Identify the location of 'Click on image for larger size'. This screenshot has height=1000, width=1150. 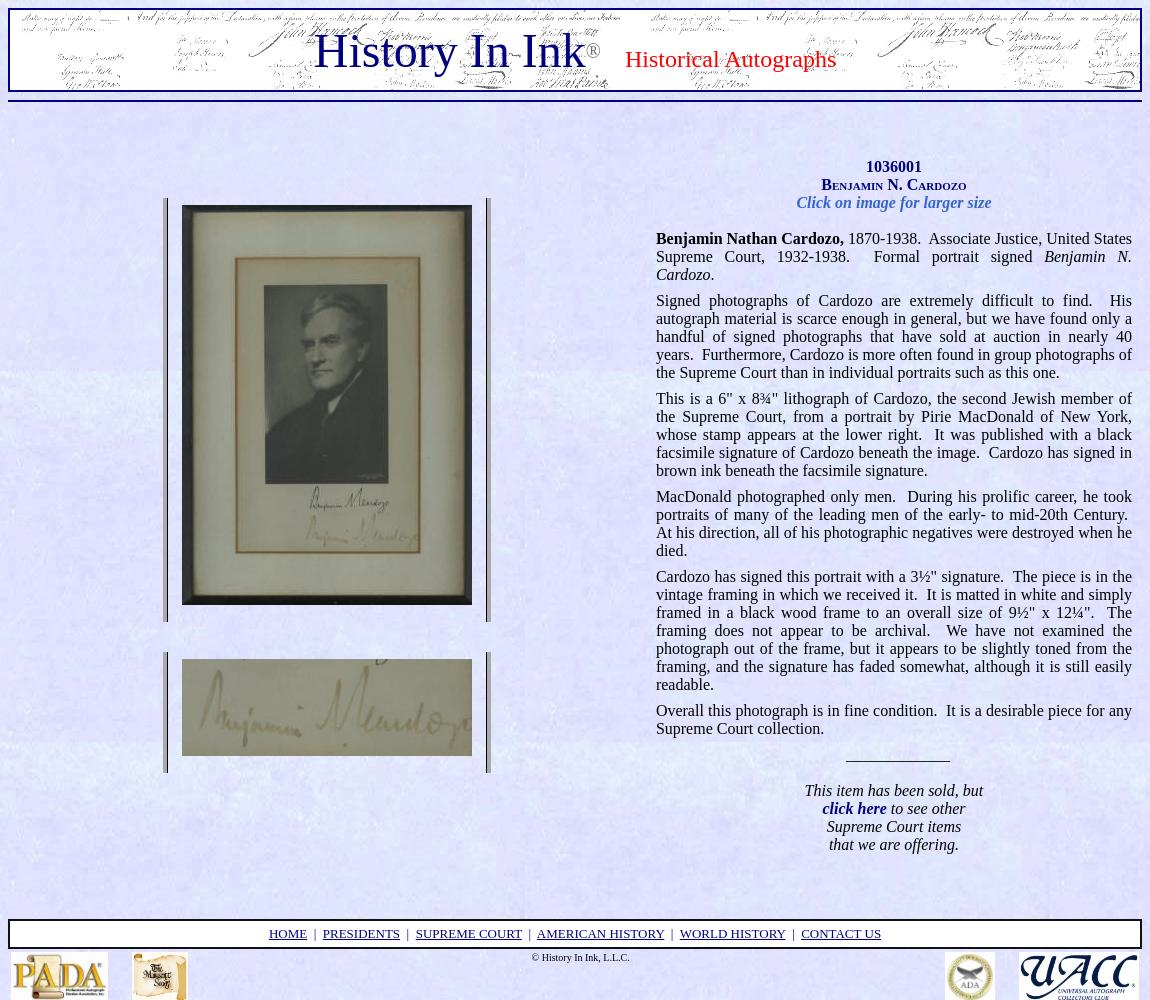
(893, 200).